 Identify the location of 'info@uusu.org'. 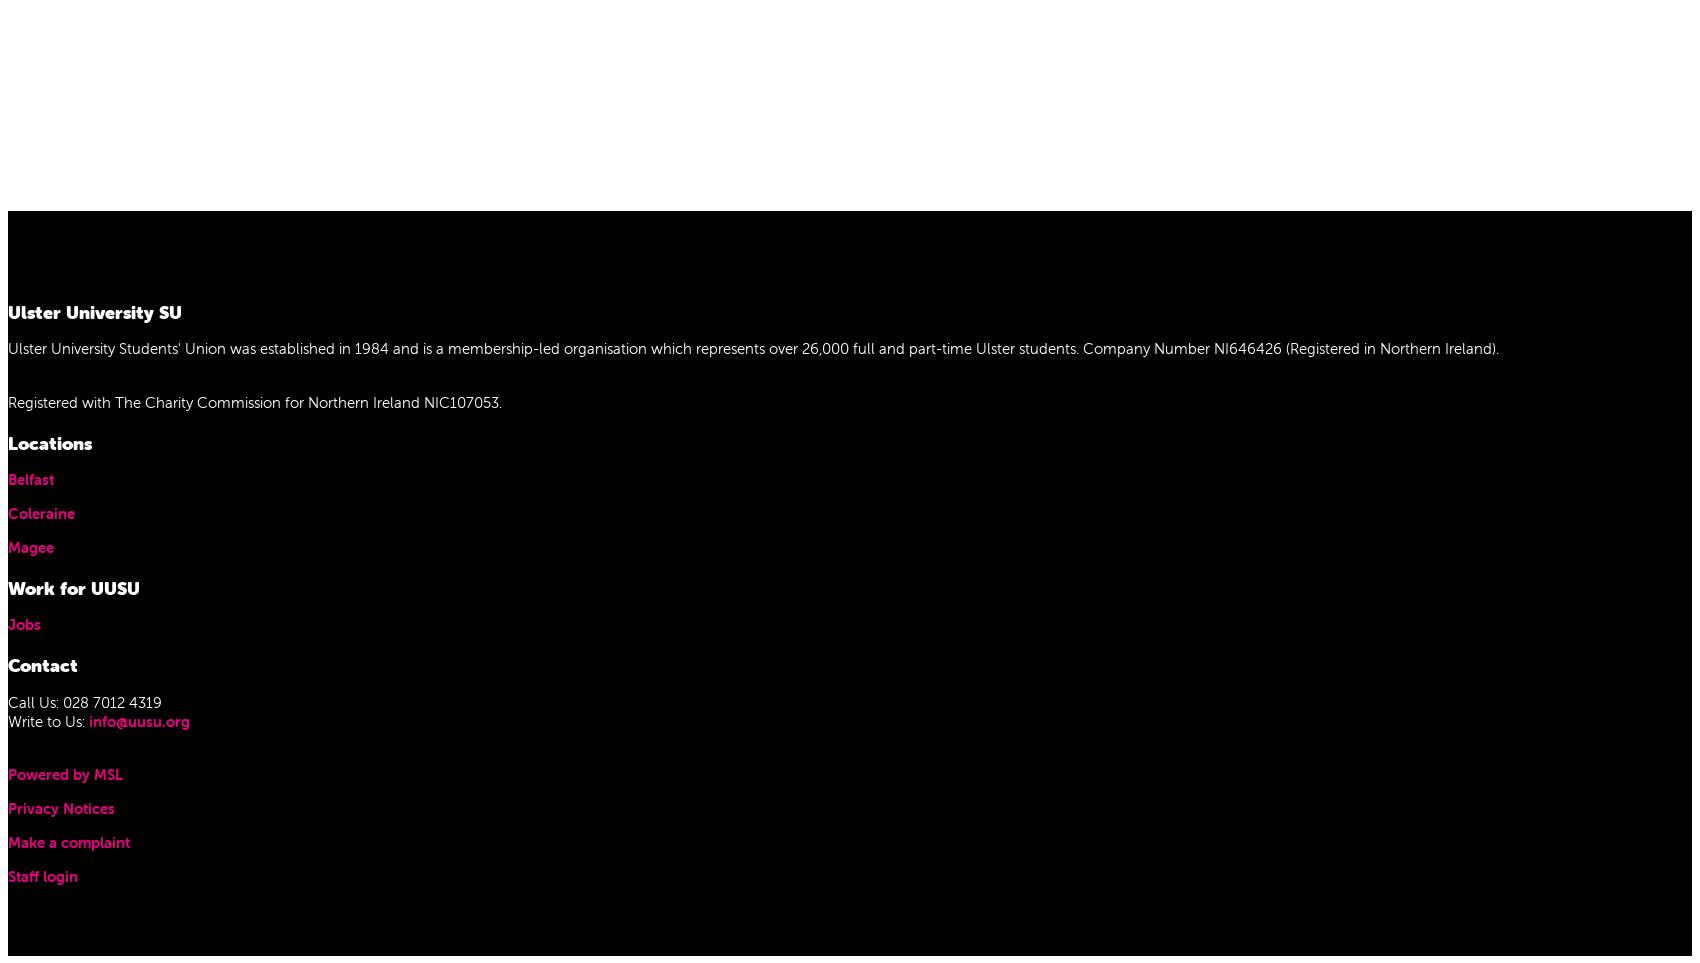
(138, 719).